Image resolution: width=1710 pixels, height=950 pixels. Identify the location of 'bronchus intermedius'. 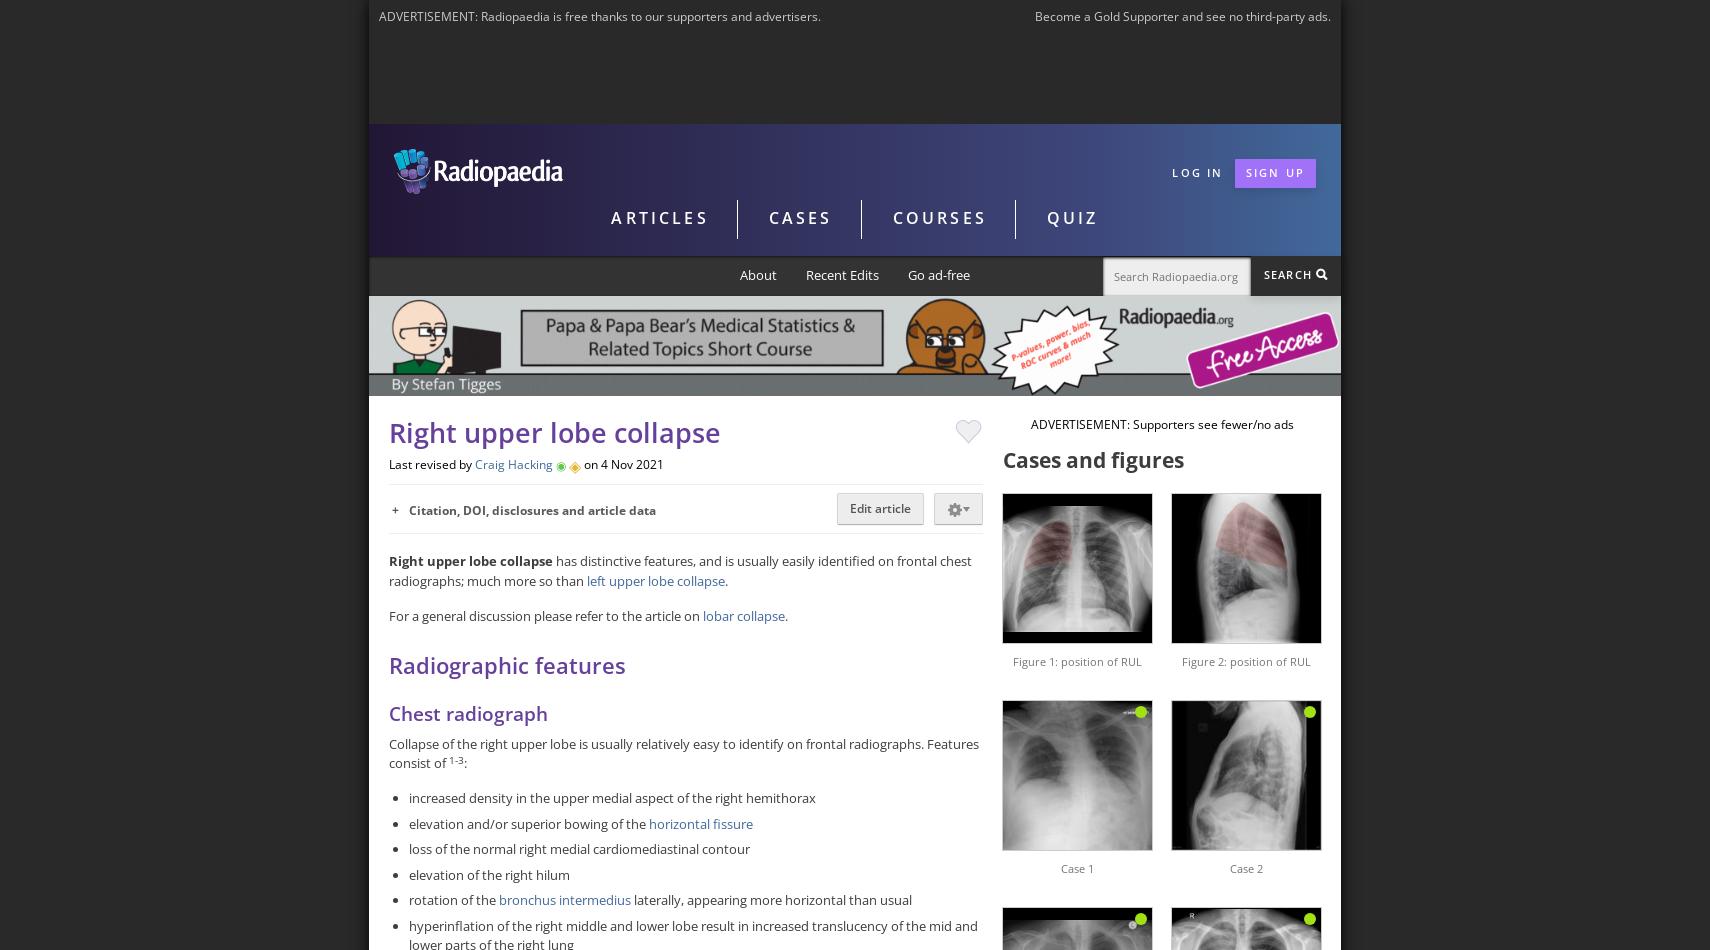
(564, 899).